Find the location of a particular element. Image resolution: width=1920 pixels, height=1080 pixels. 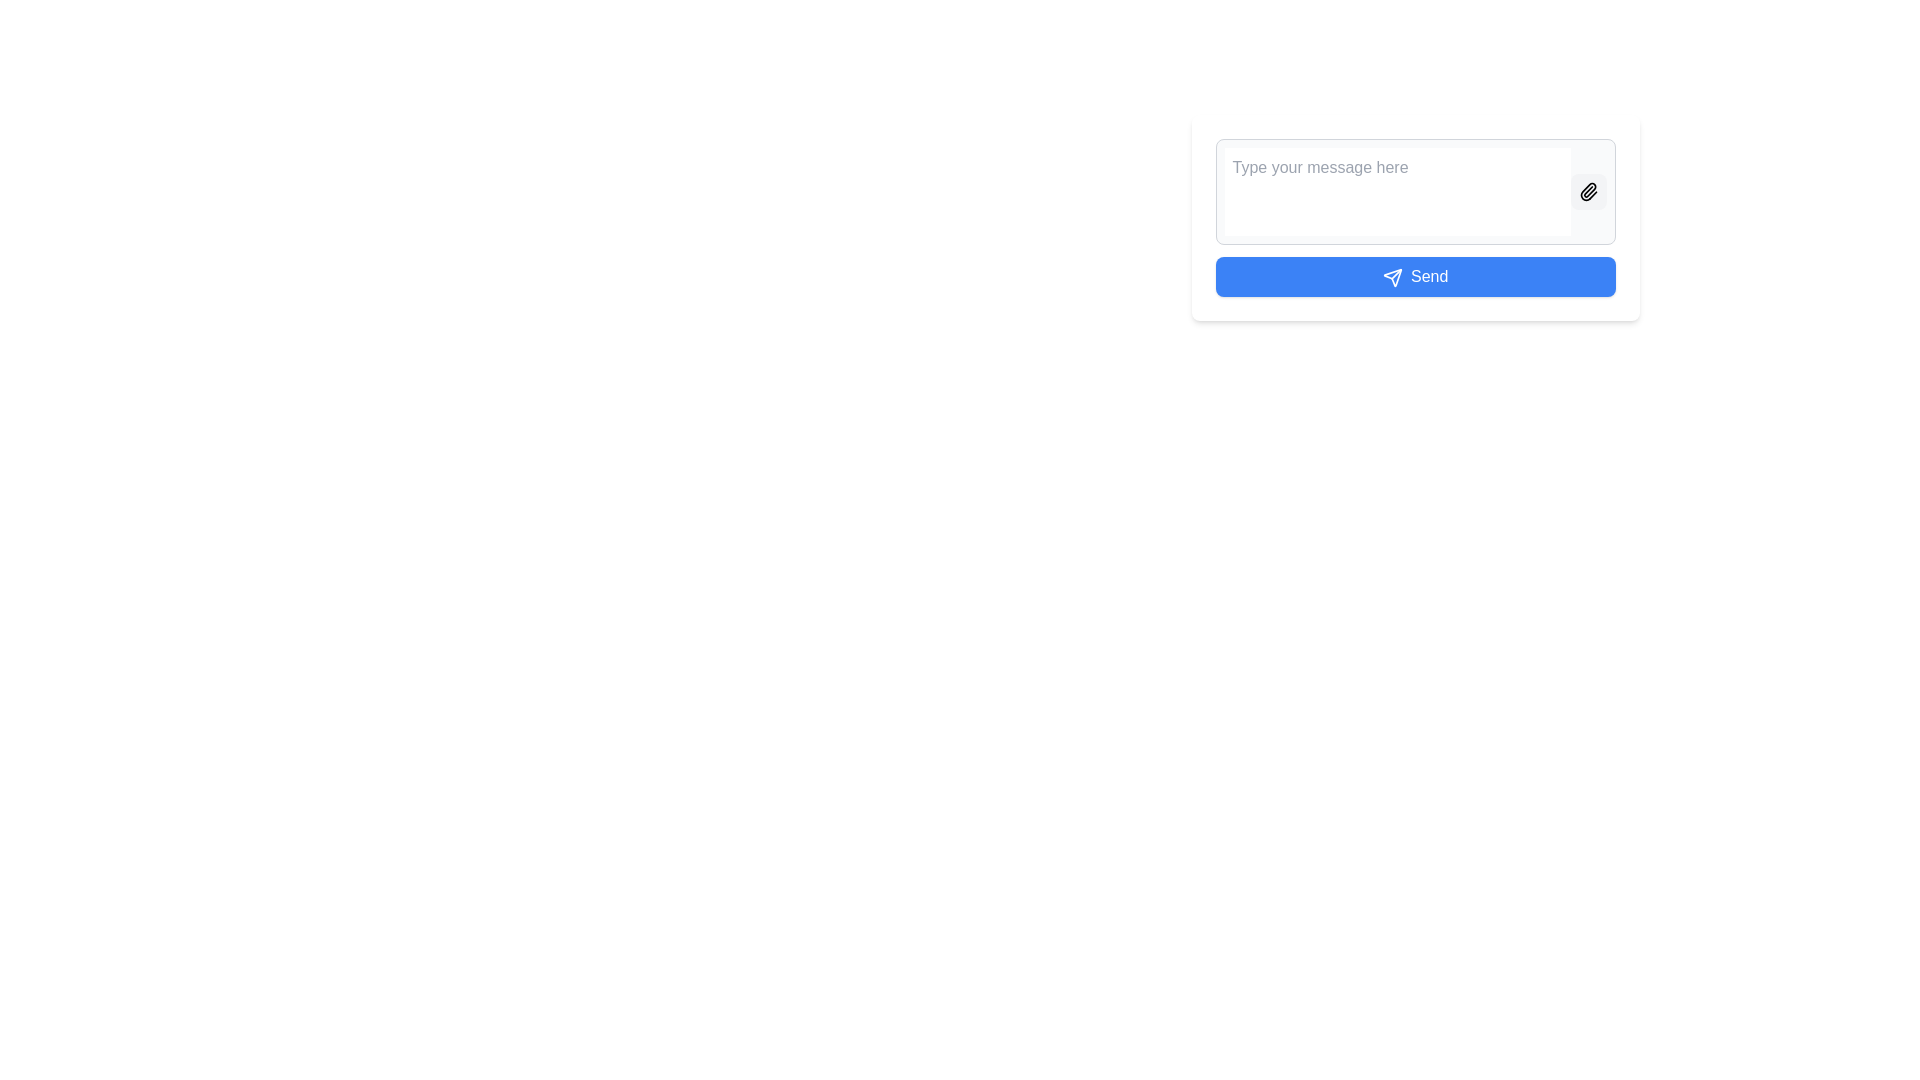

the text within the multi-line input box that has the placeholder text 'Type your message here.' is located at coordinates (1396, 192).